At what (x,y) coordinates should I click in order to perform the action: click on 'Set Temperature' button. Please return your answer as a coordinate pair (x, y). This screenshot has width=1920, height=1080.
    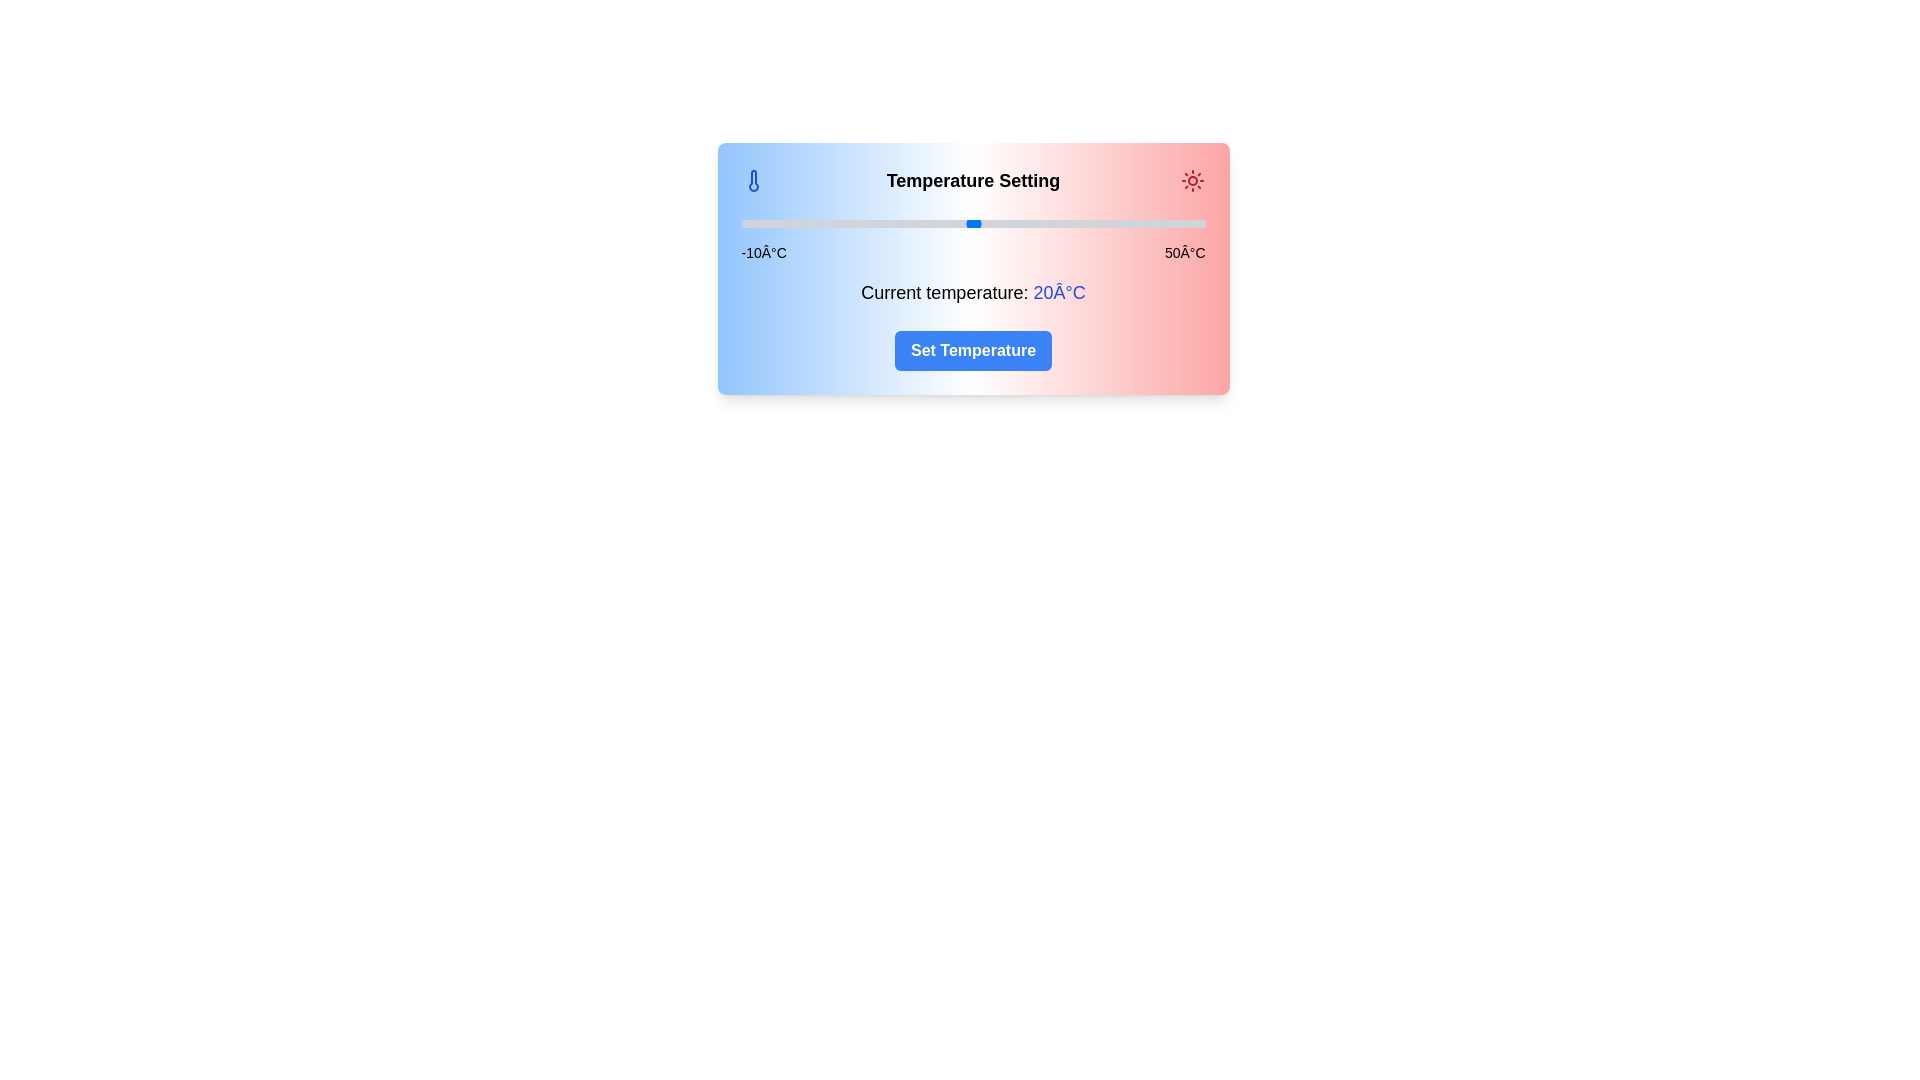
    Looking at the image, I should click on (973, 350).